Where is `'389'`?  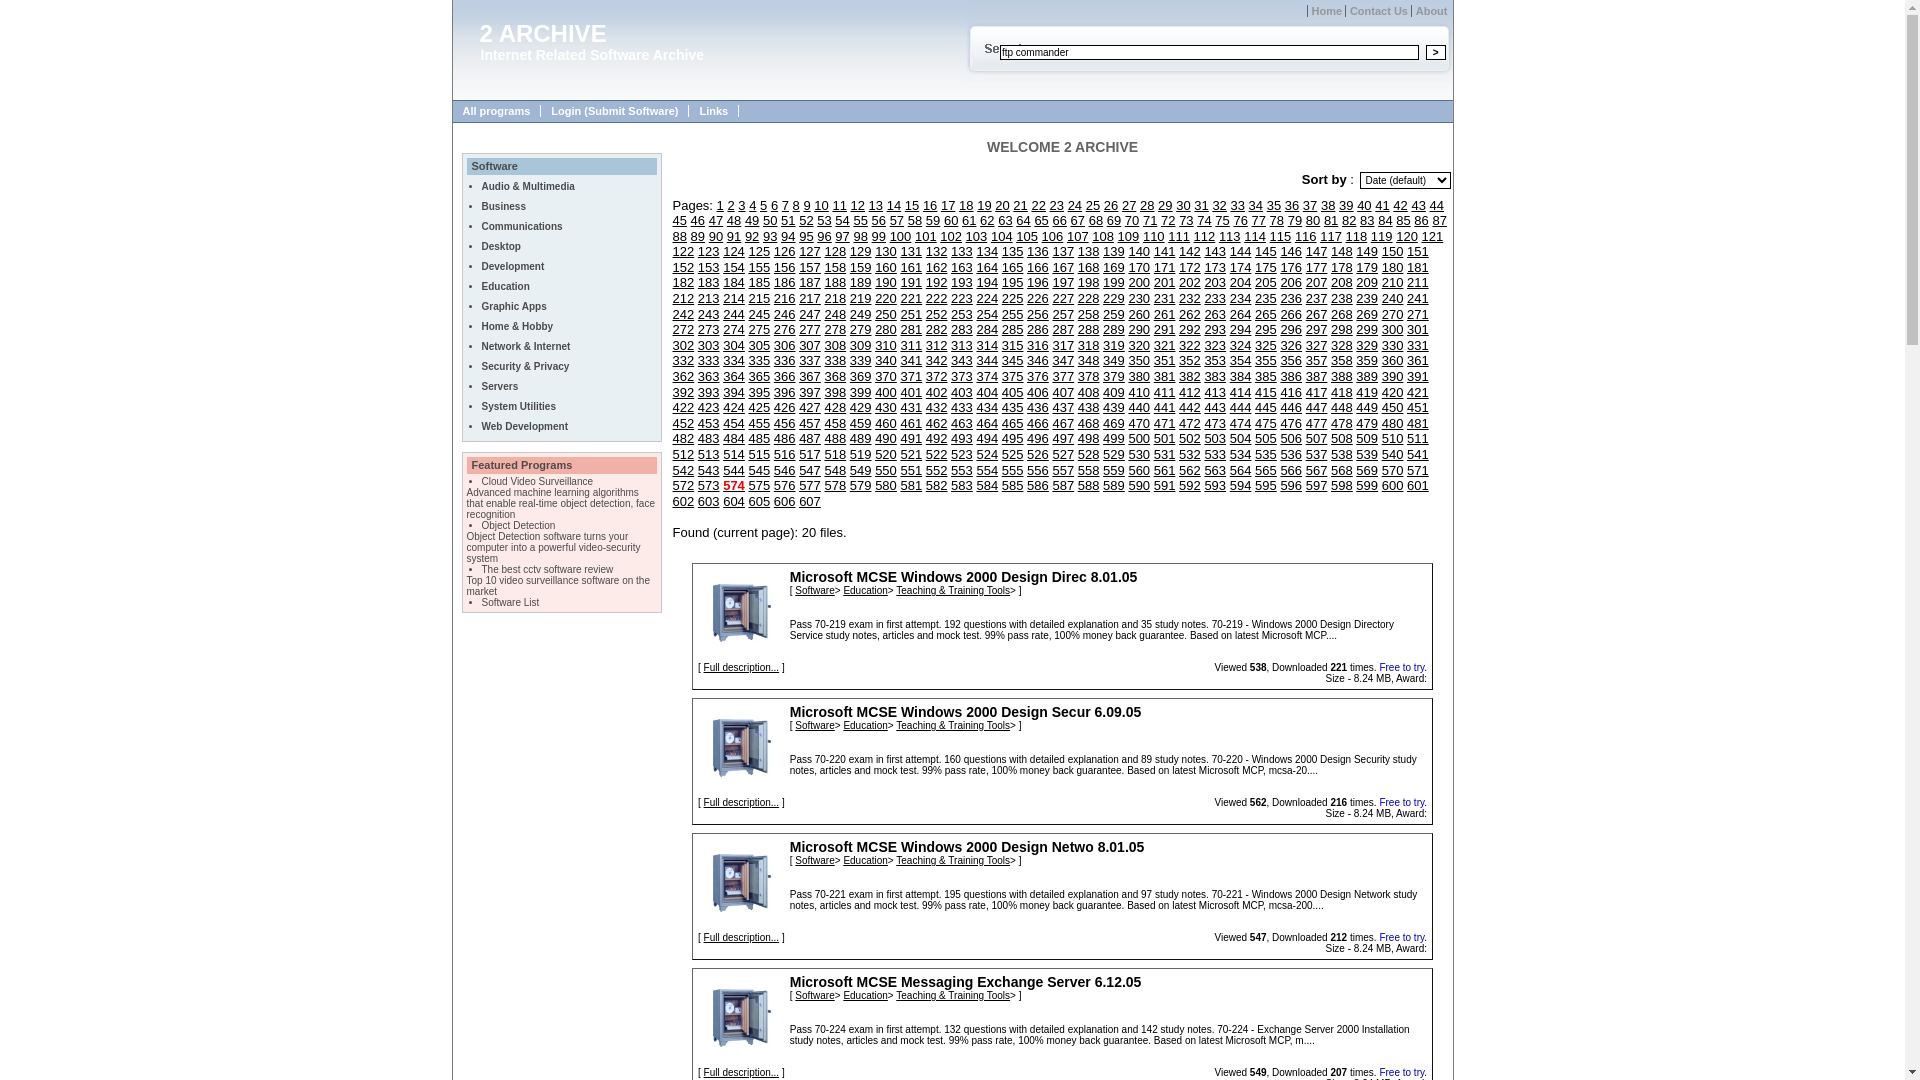 '389' is located at coordinates (1356, 376).